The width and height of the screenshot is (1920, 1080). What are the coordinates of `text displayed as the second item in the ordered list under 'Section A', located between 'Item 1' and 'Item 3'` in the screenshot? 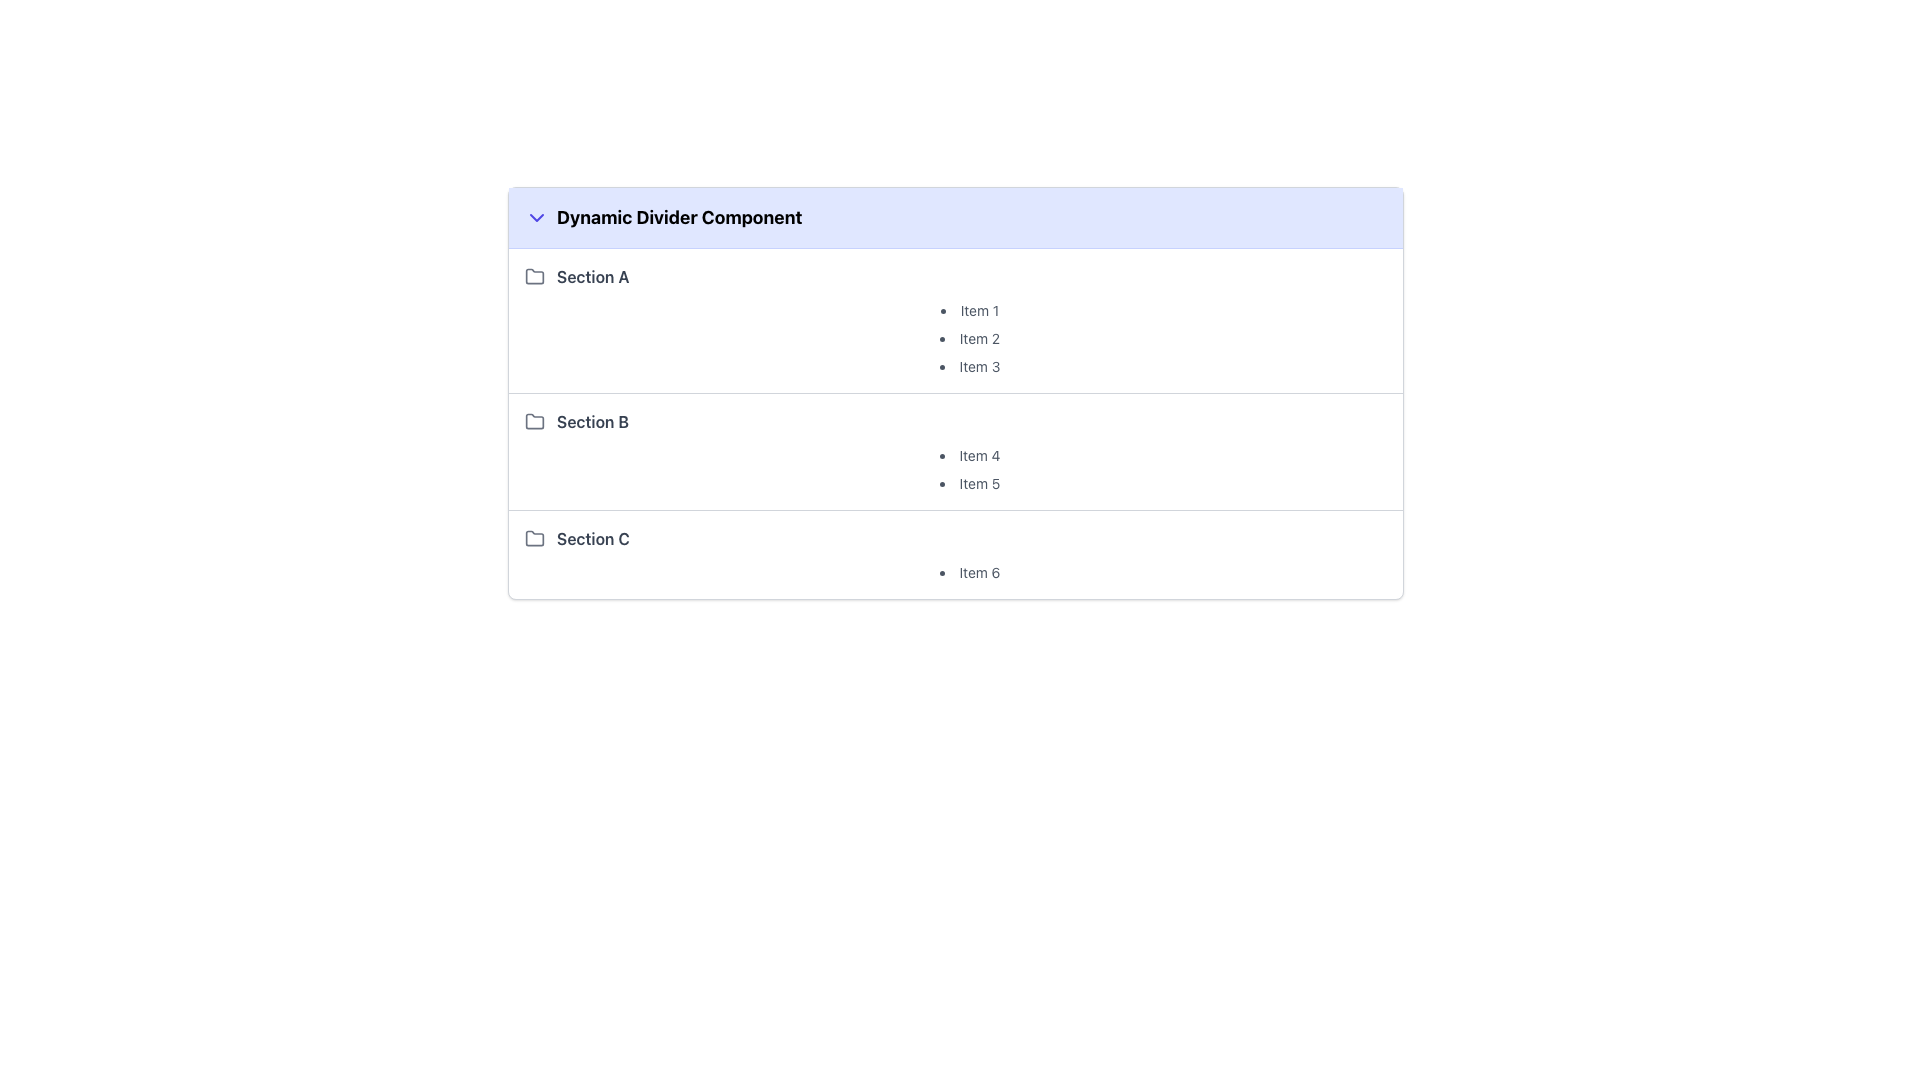 It's located at (969, 338).